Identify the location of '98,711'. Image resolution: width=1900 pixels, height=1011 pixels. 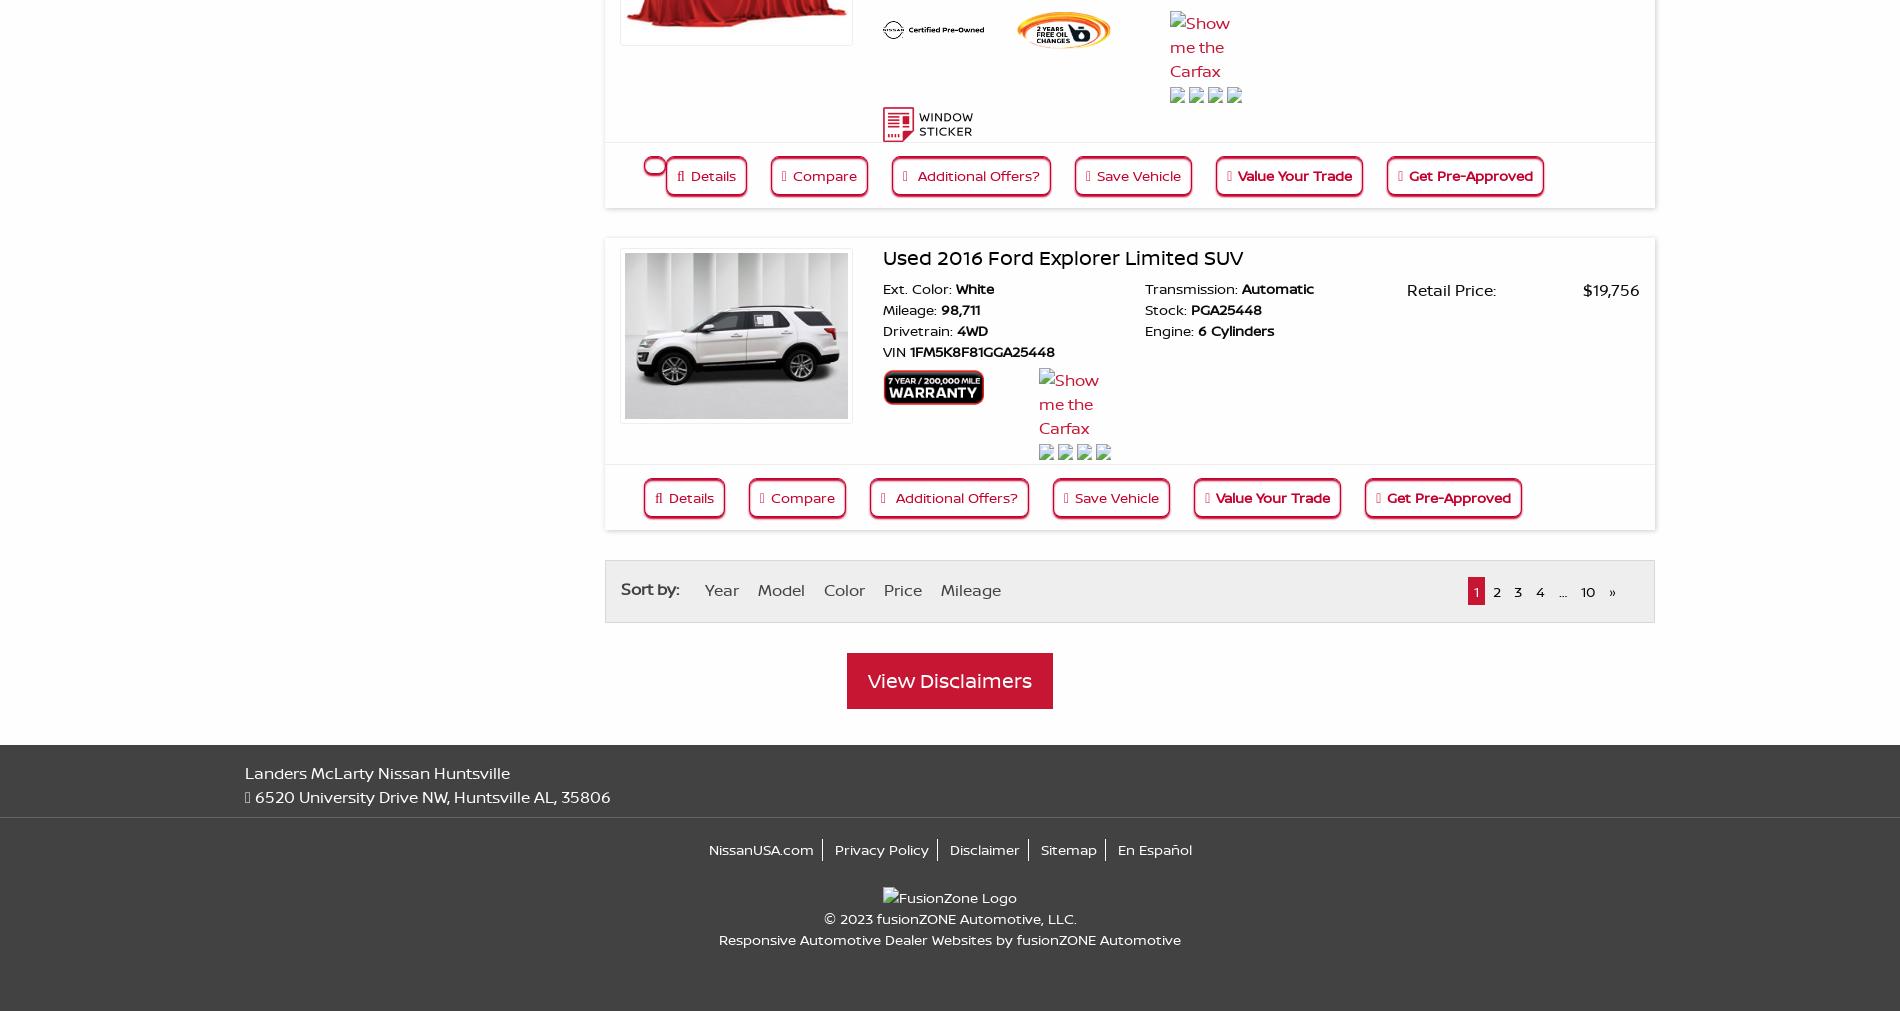
(957, 308).